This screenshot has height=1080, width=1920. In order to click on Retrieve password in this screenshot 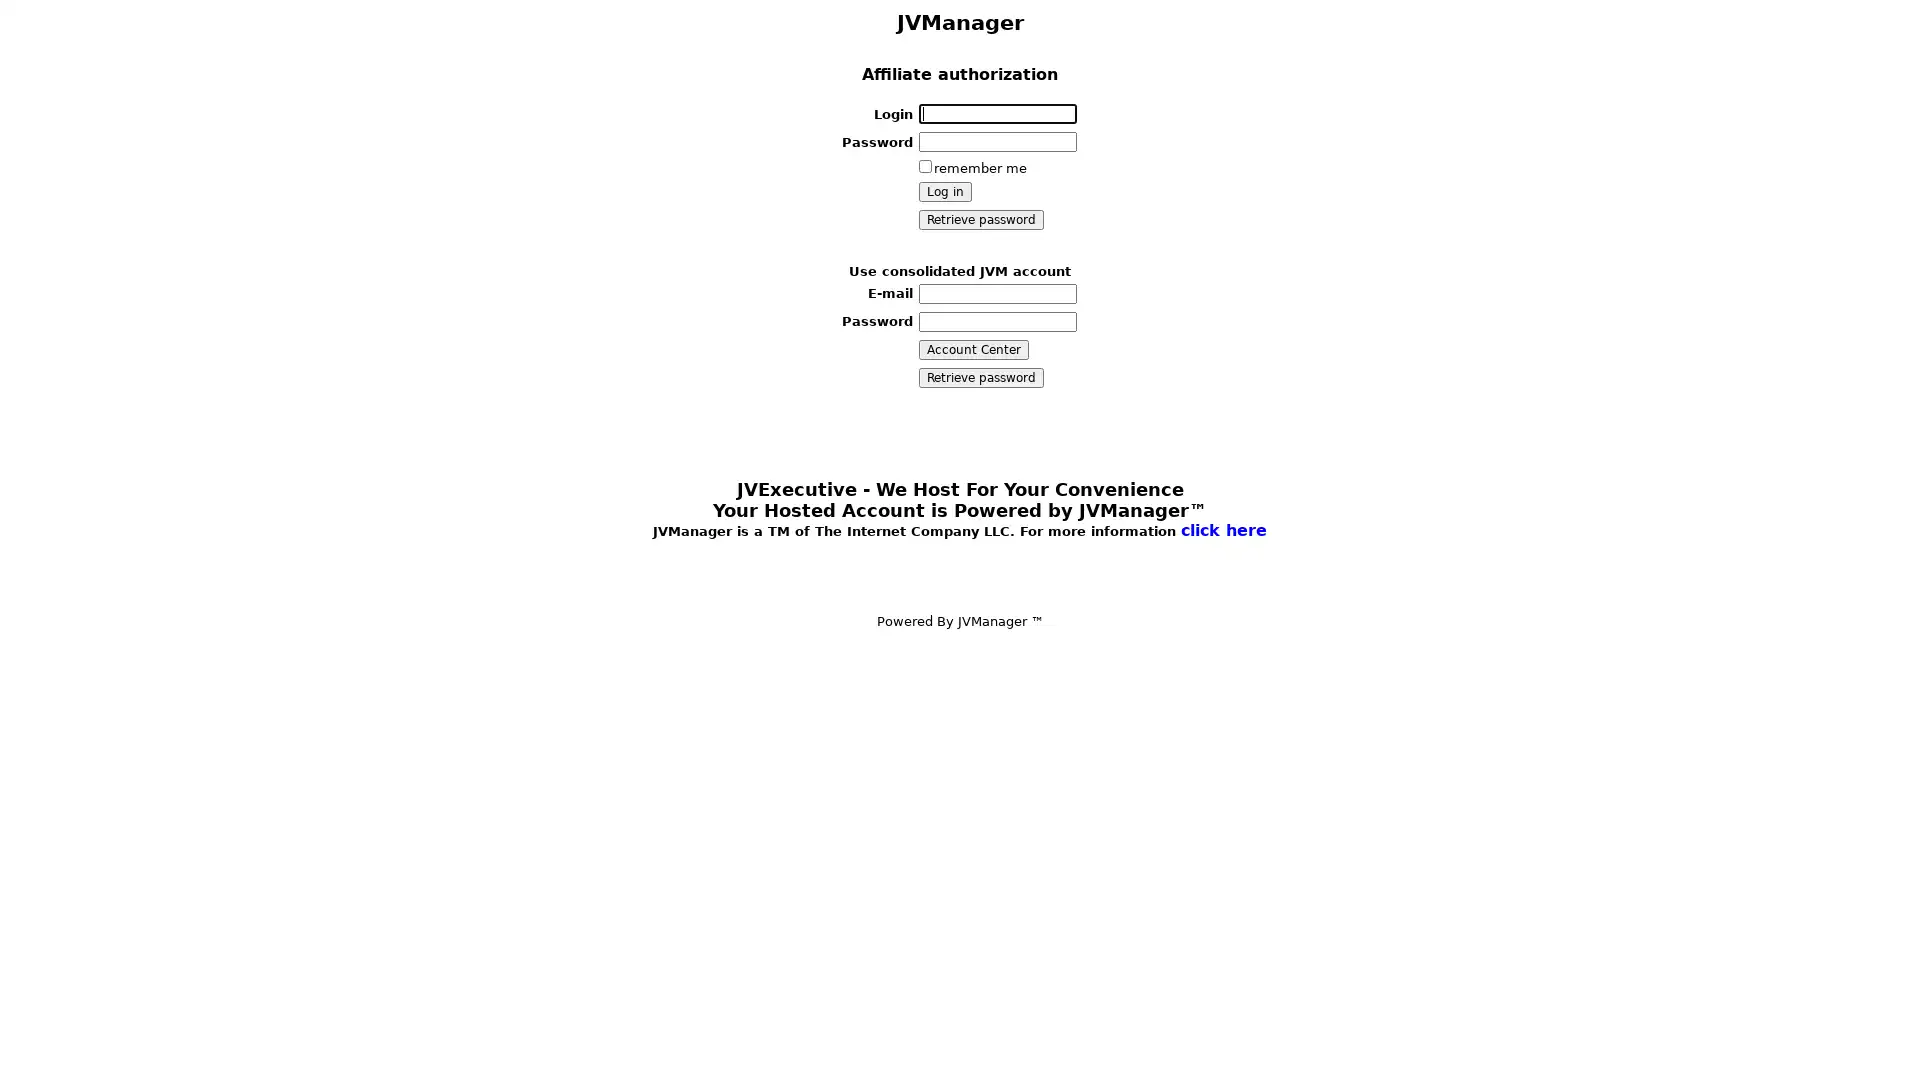, I will do `click(980, 219)`.